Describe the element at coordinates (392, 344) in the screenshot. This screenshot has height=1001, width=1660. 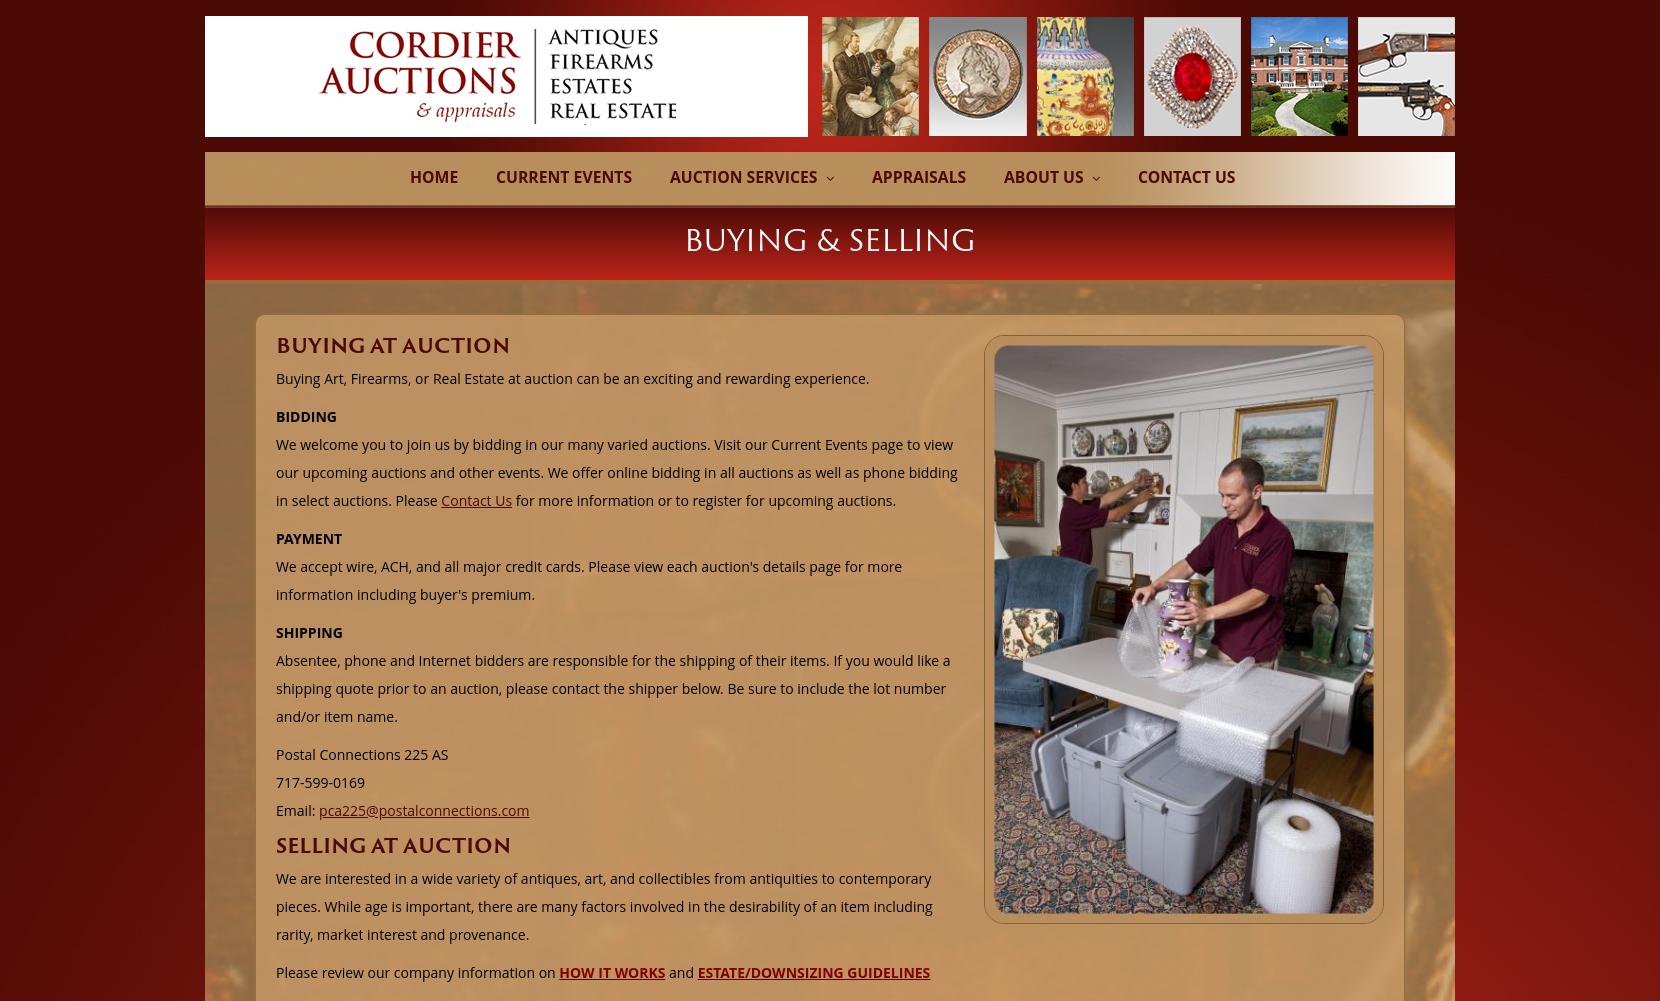
I see `'BUYING AT AUCTION'` at that location.